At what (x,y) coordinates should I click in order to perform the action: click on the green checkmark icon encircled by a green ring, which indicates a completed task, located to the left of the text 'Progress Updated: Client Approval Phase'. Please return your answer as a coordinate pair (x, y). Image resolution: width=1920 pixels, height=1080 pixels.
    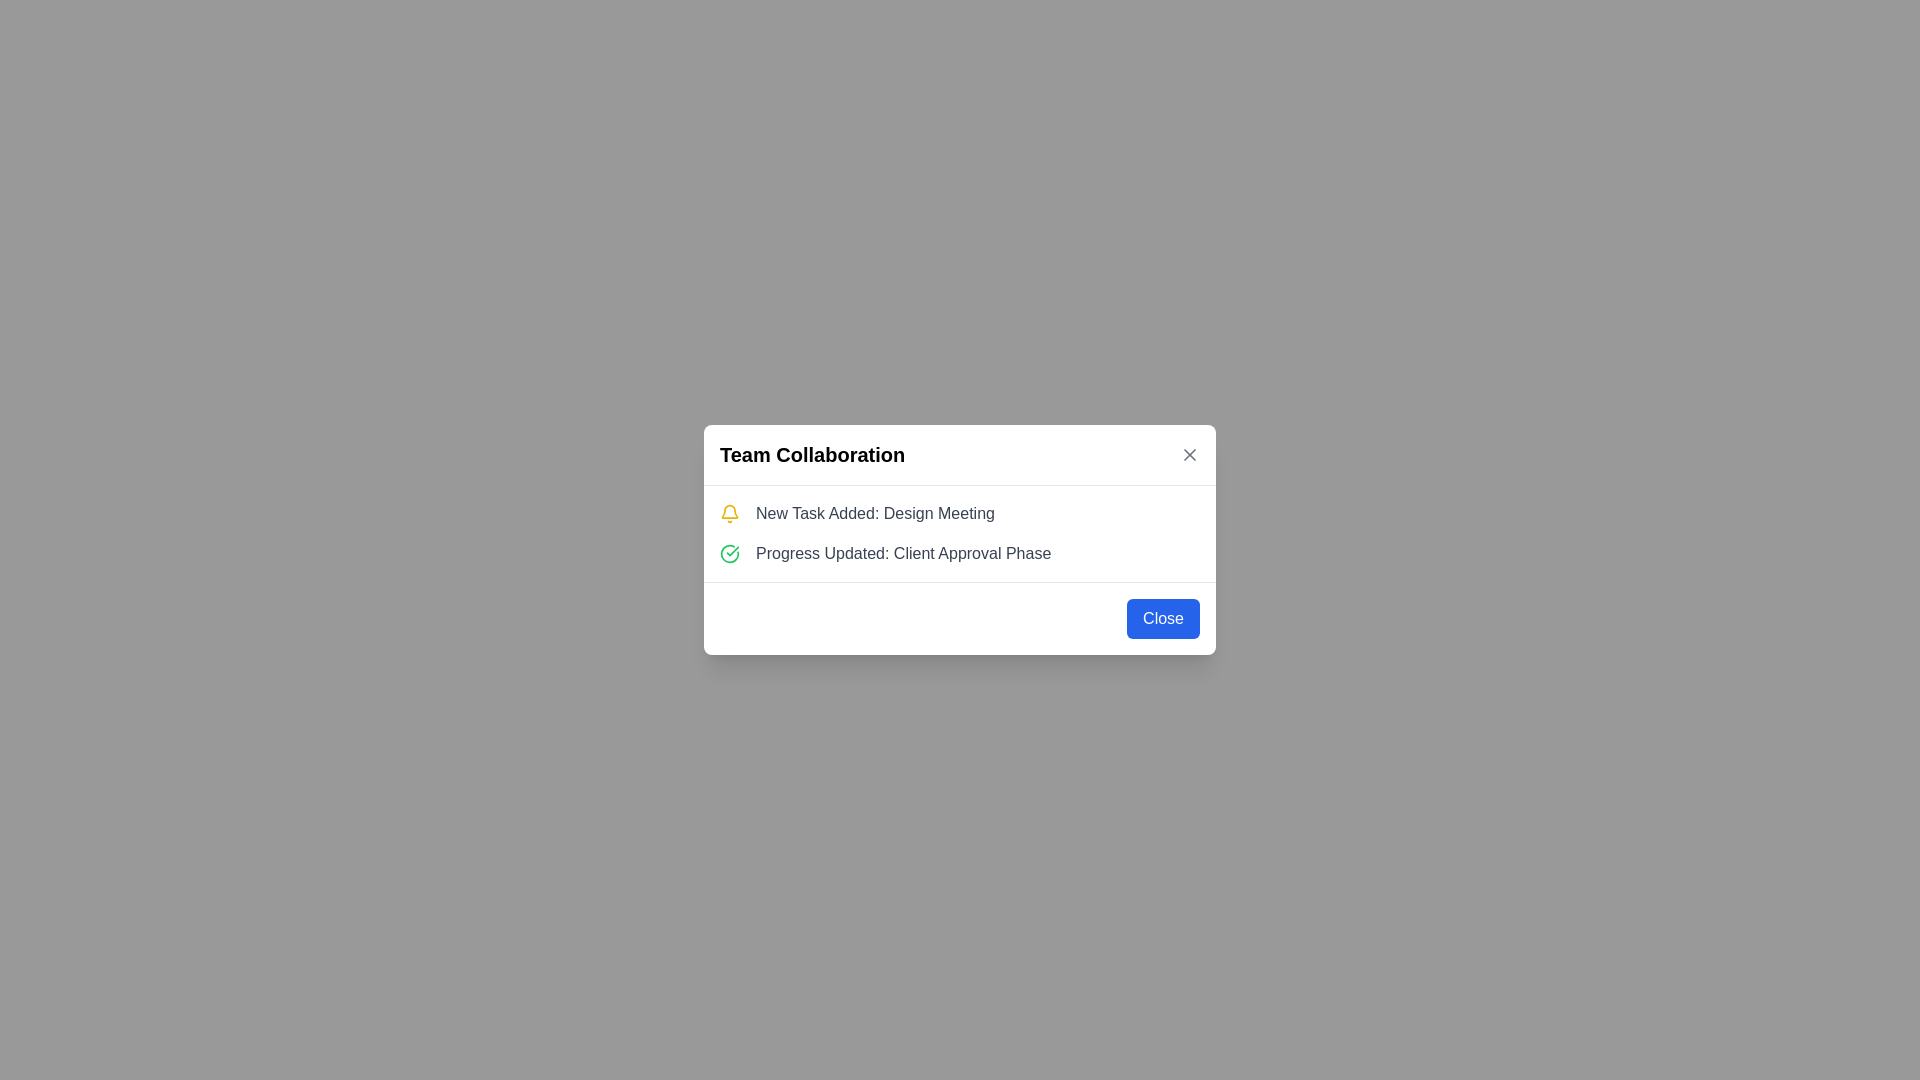
    Looking at the image, I should click on (728, 554).